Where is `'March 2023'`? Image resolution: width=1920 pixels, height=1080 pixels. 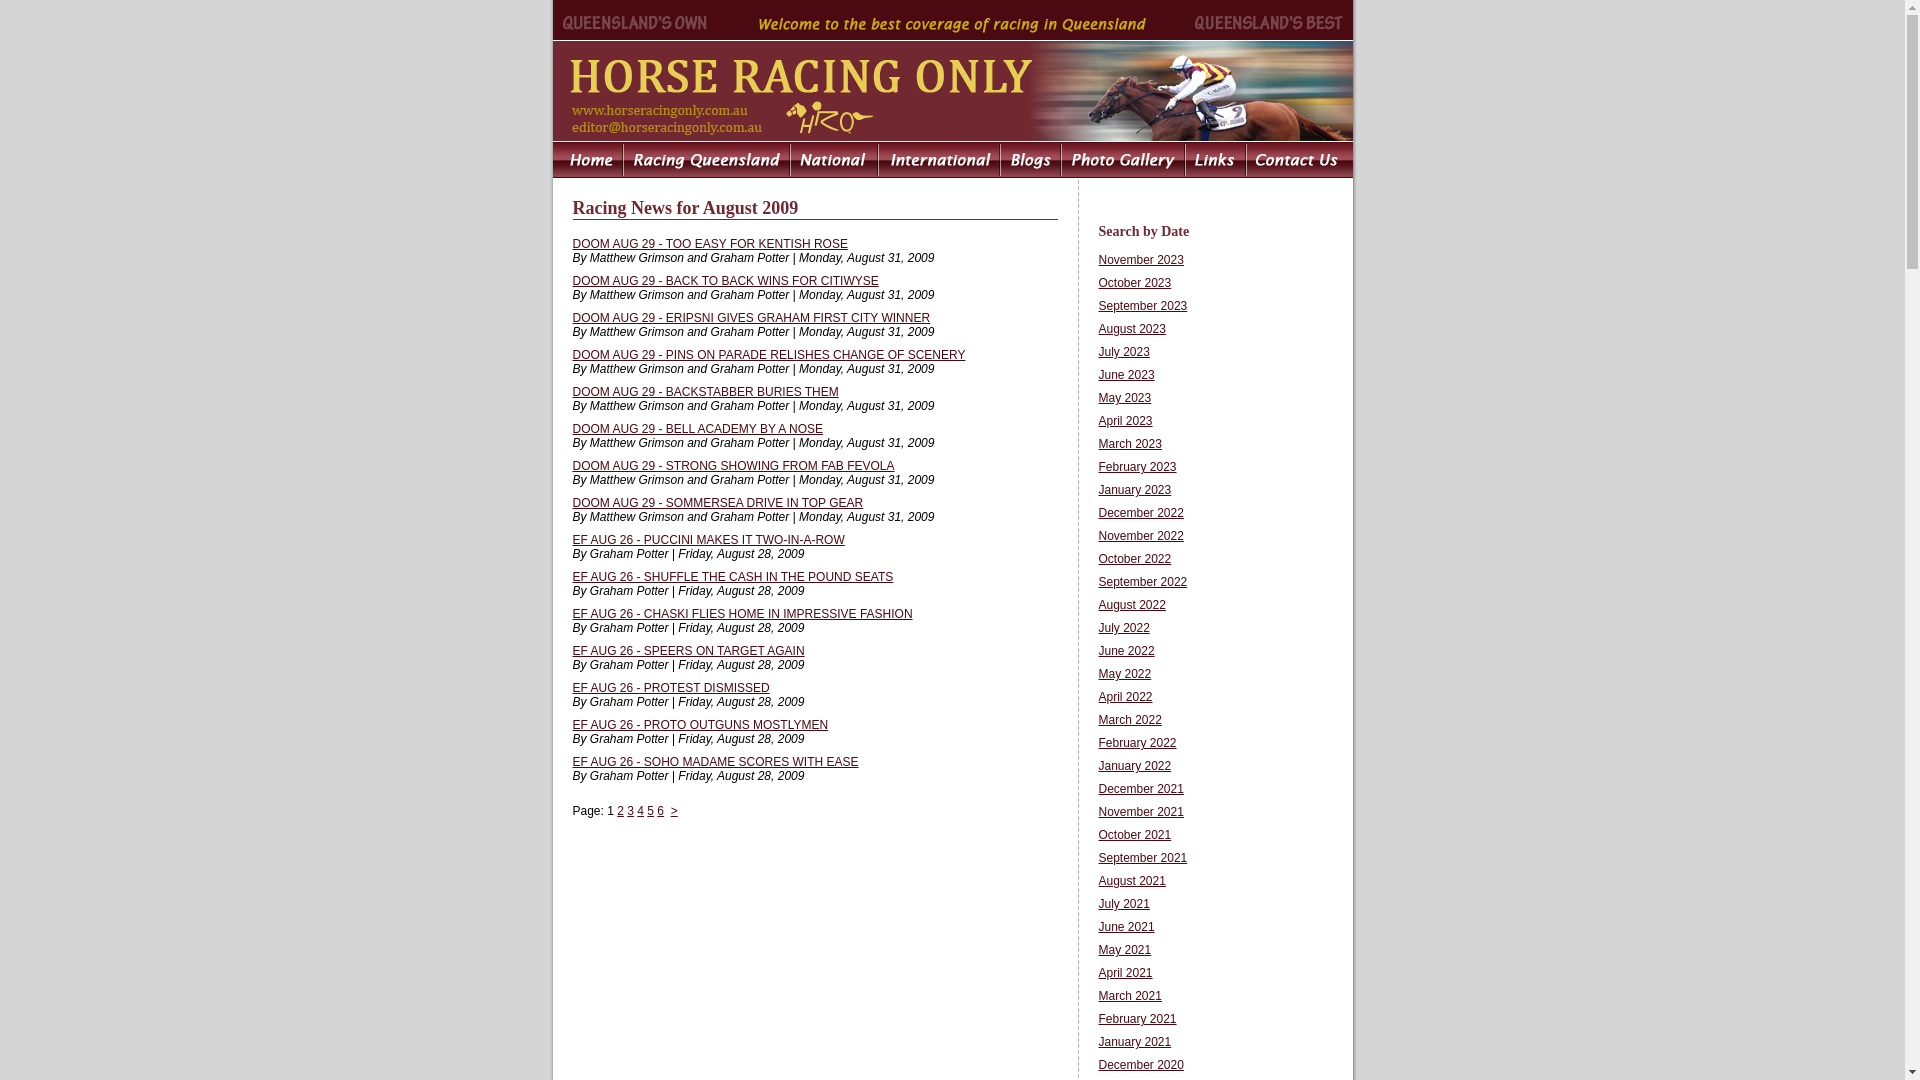
'March 2023' is located at coordinates (1129, 442).